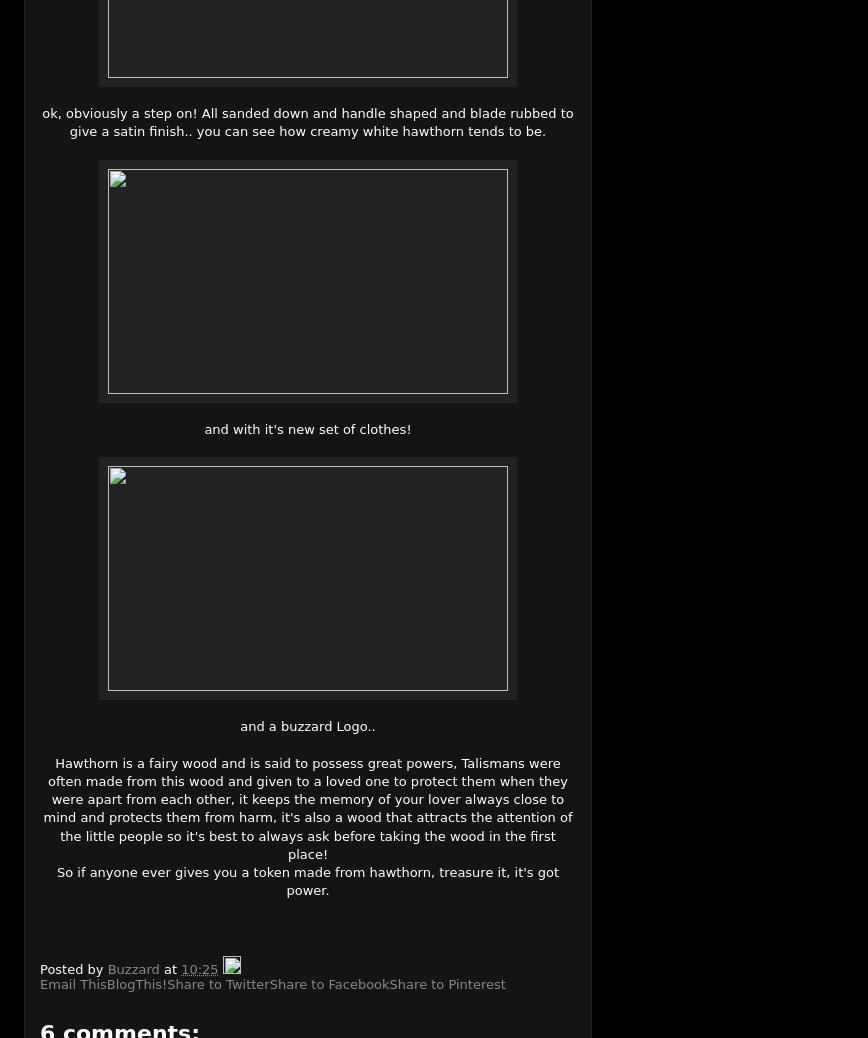 The width and height of the screenshot is (868, 1038). Describe the element at coordinates (328, 984) in the screenshot. I see `'Share to Facebook'` at that location.